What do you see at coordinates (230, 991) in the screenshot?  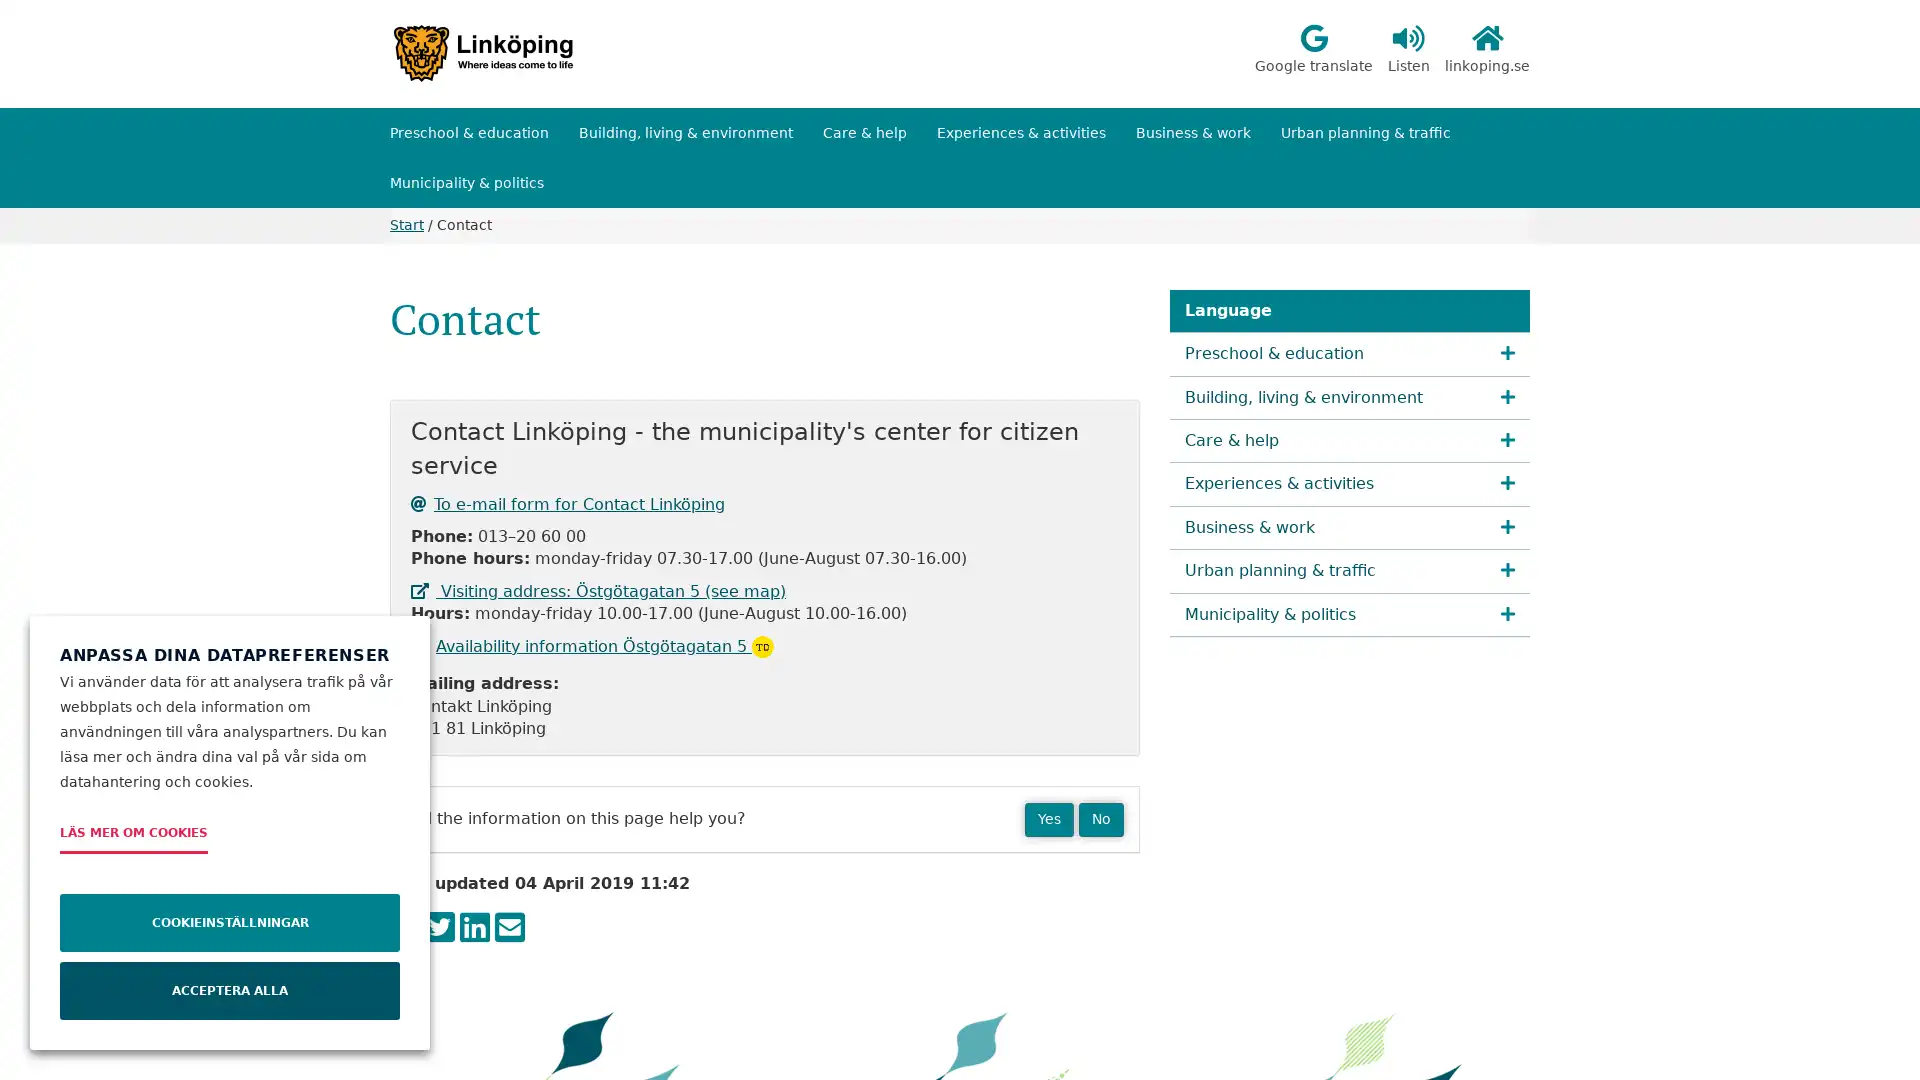 I see `ACCEPTERA ALLA` at bounding box center [230, 991].